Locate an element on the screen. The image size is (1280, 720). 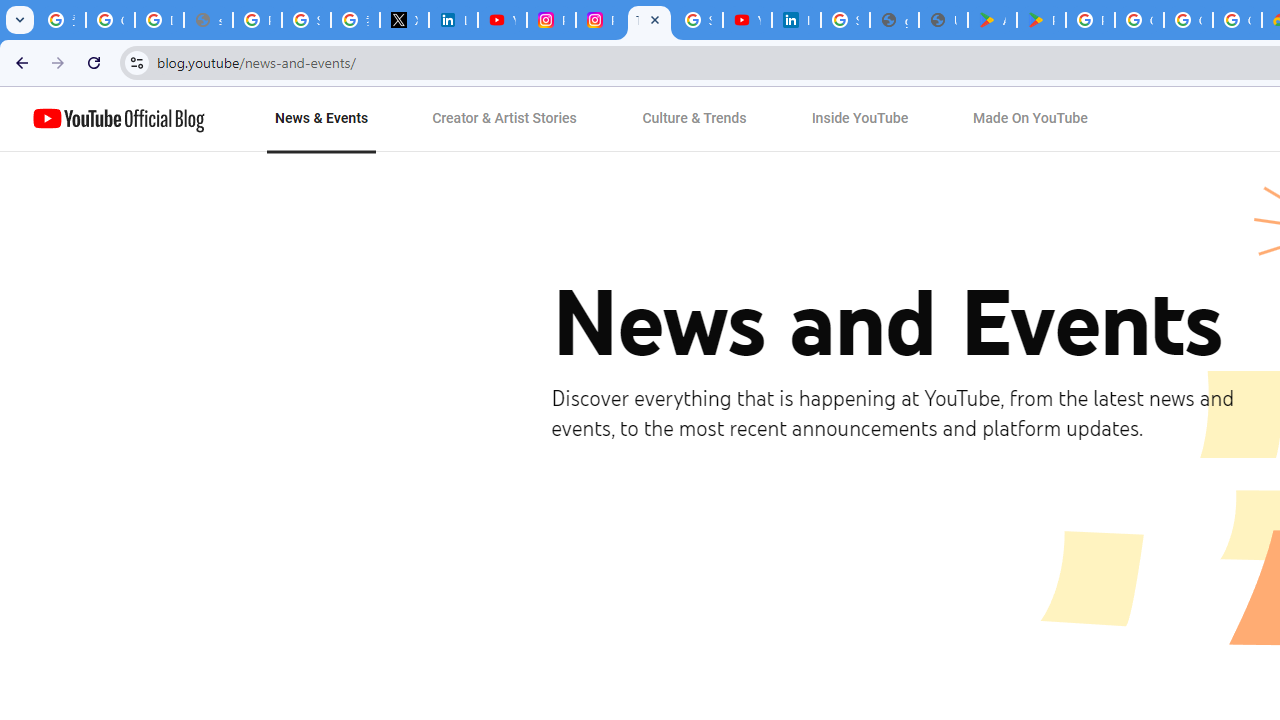
'X' is located at coordinates (403, 20).